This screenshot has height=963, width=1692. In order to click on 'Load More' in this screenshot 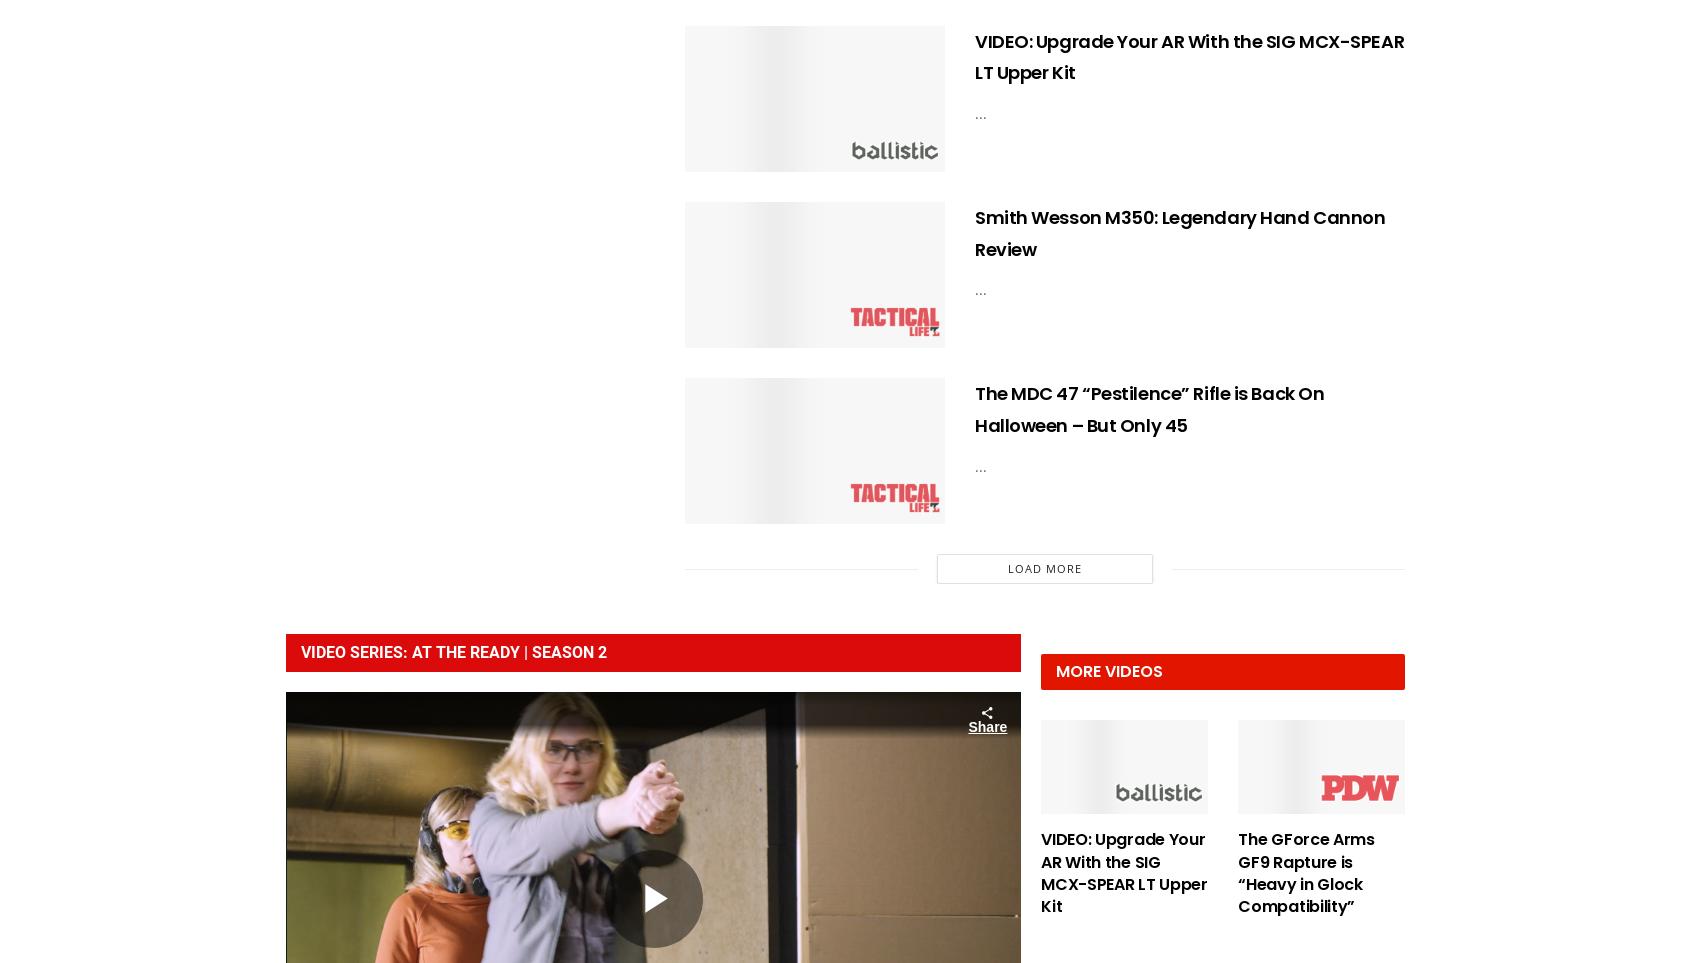, I will do `click(1043, 567)`.